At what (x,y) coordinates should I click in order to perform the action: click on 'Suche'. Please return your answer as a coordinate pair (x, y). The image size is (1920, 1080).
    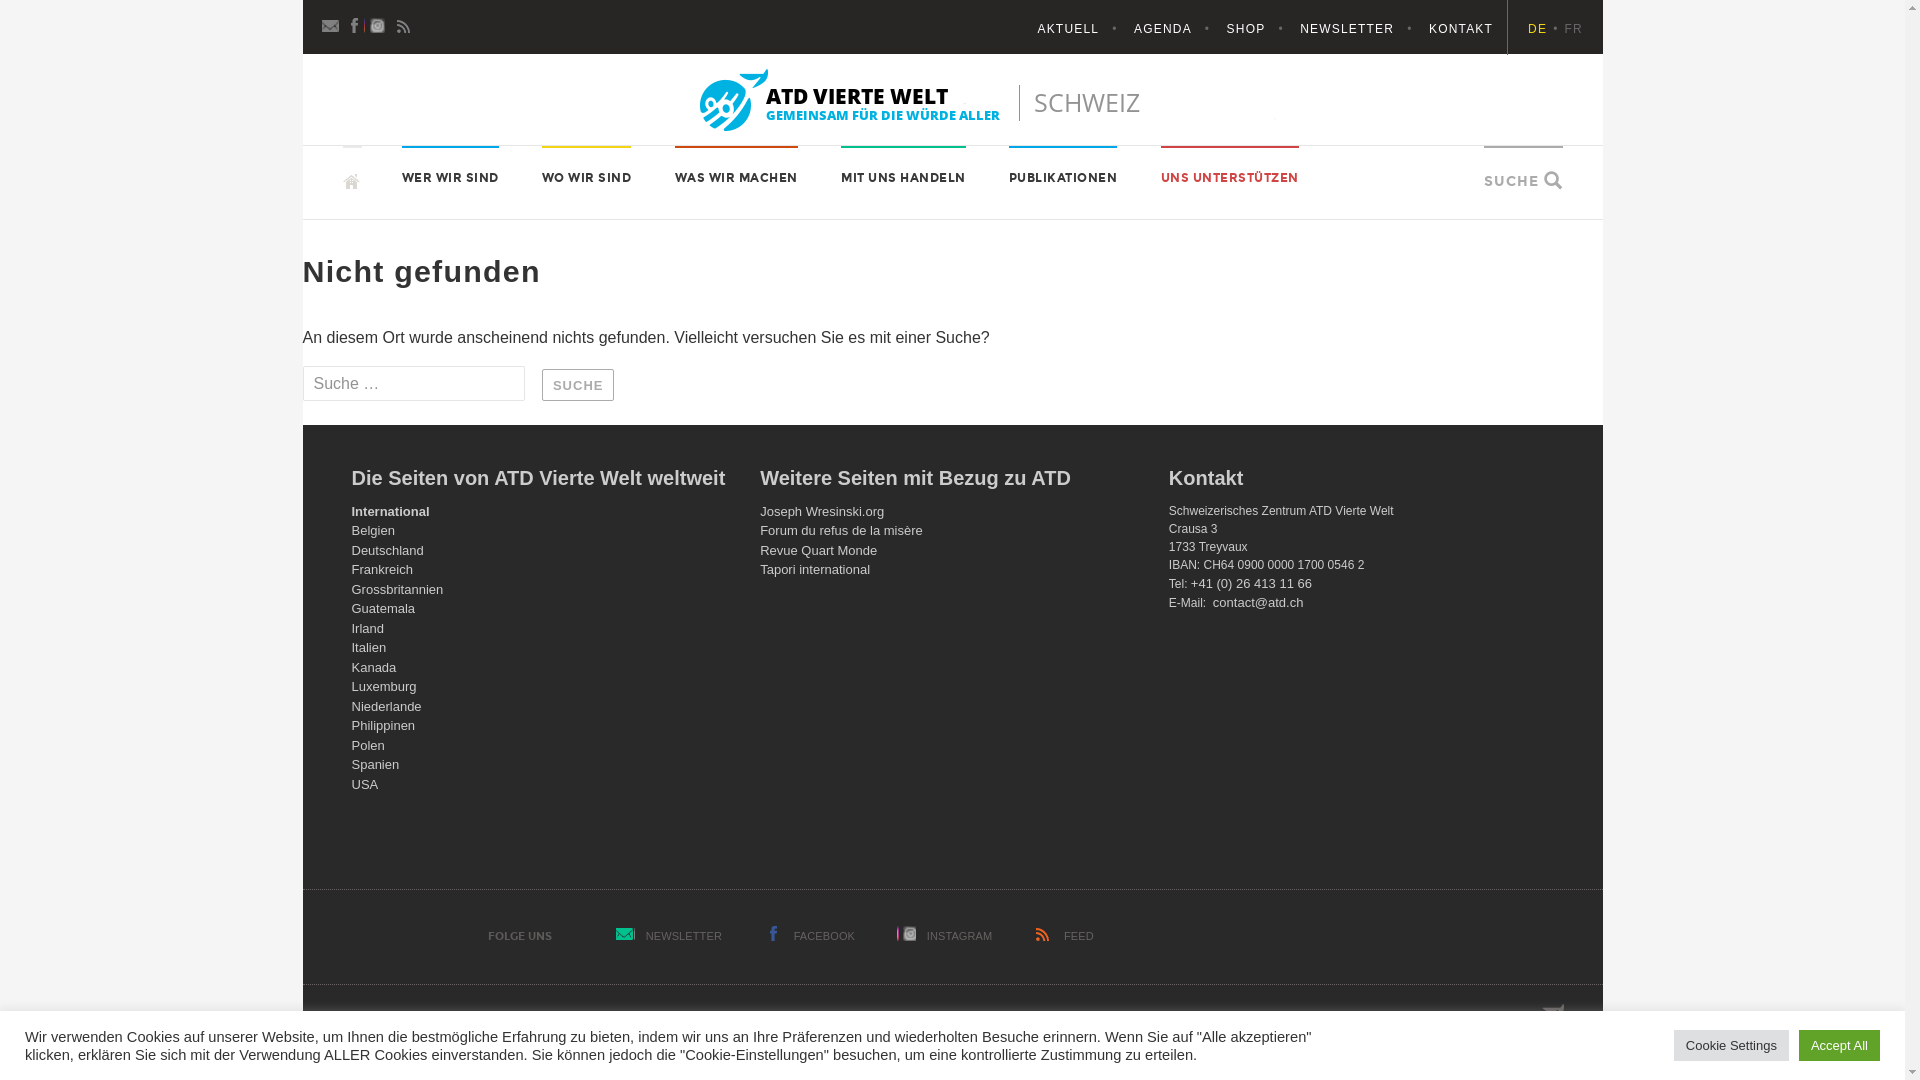
    Looking at the image, I should click on (577, 385).